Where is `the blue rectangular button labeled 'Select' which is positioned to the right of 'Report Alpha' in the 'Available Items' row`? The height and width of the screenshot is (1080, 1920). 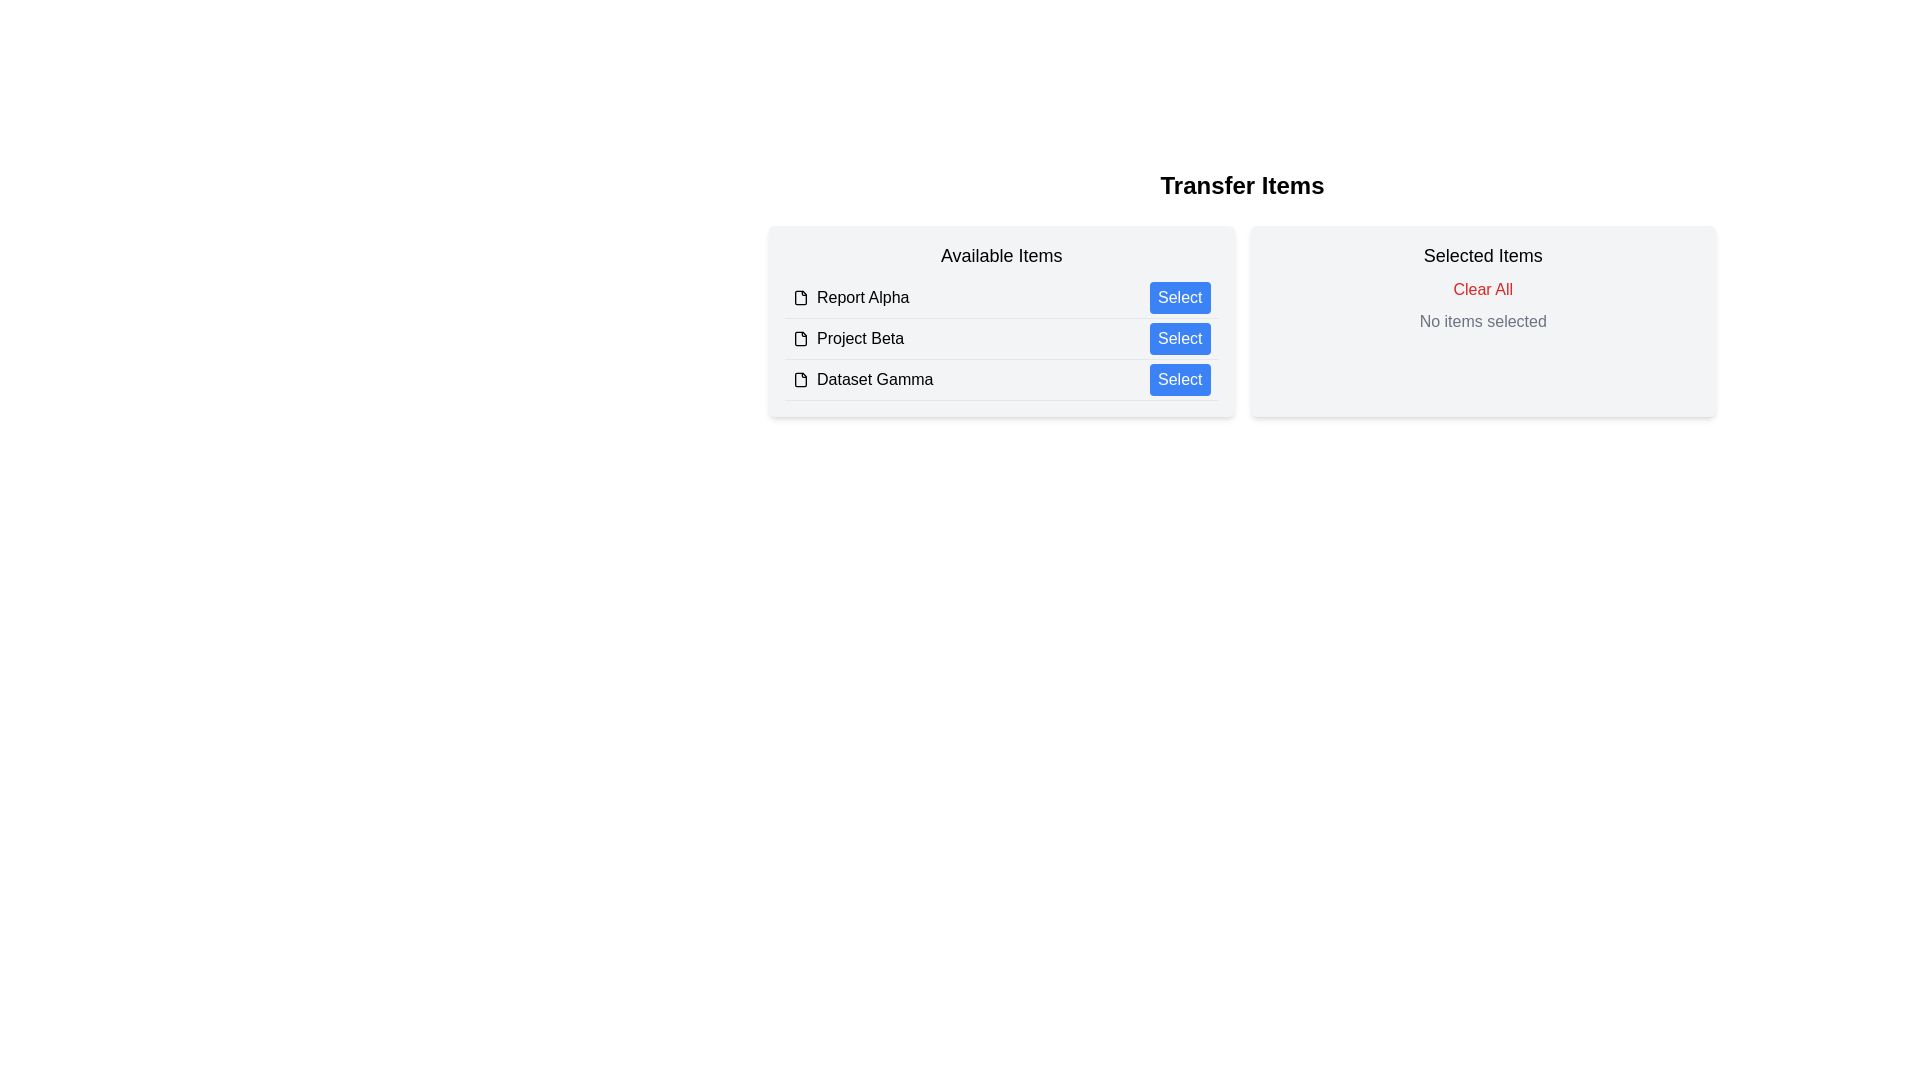 the blue rectangular button labeled 'Select' which is positioned to the right of 'Report Alpha' in the 'Available Items' row is located at coordinates (1180, 297).